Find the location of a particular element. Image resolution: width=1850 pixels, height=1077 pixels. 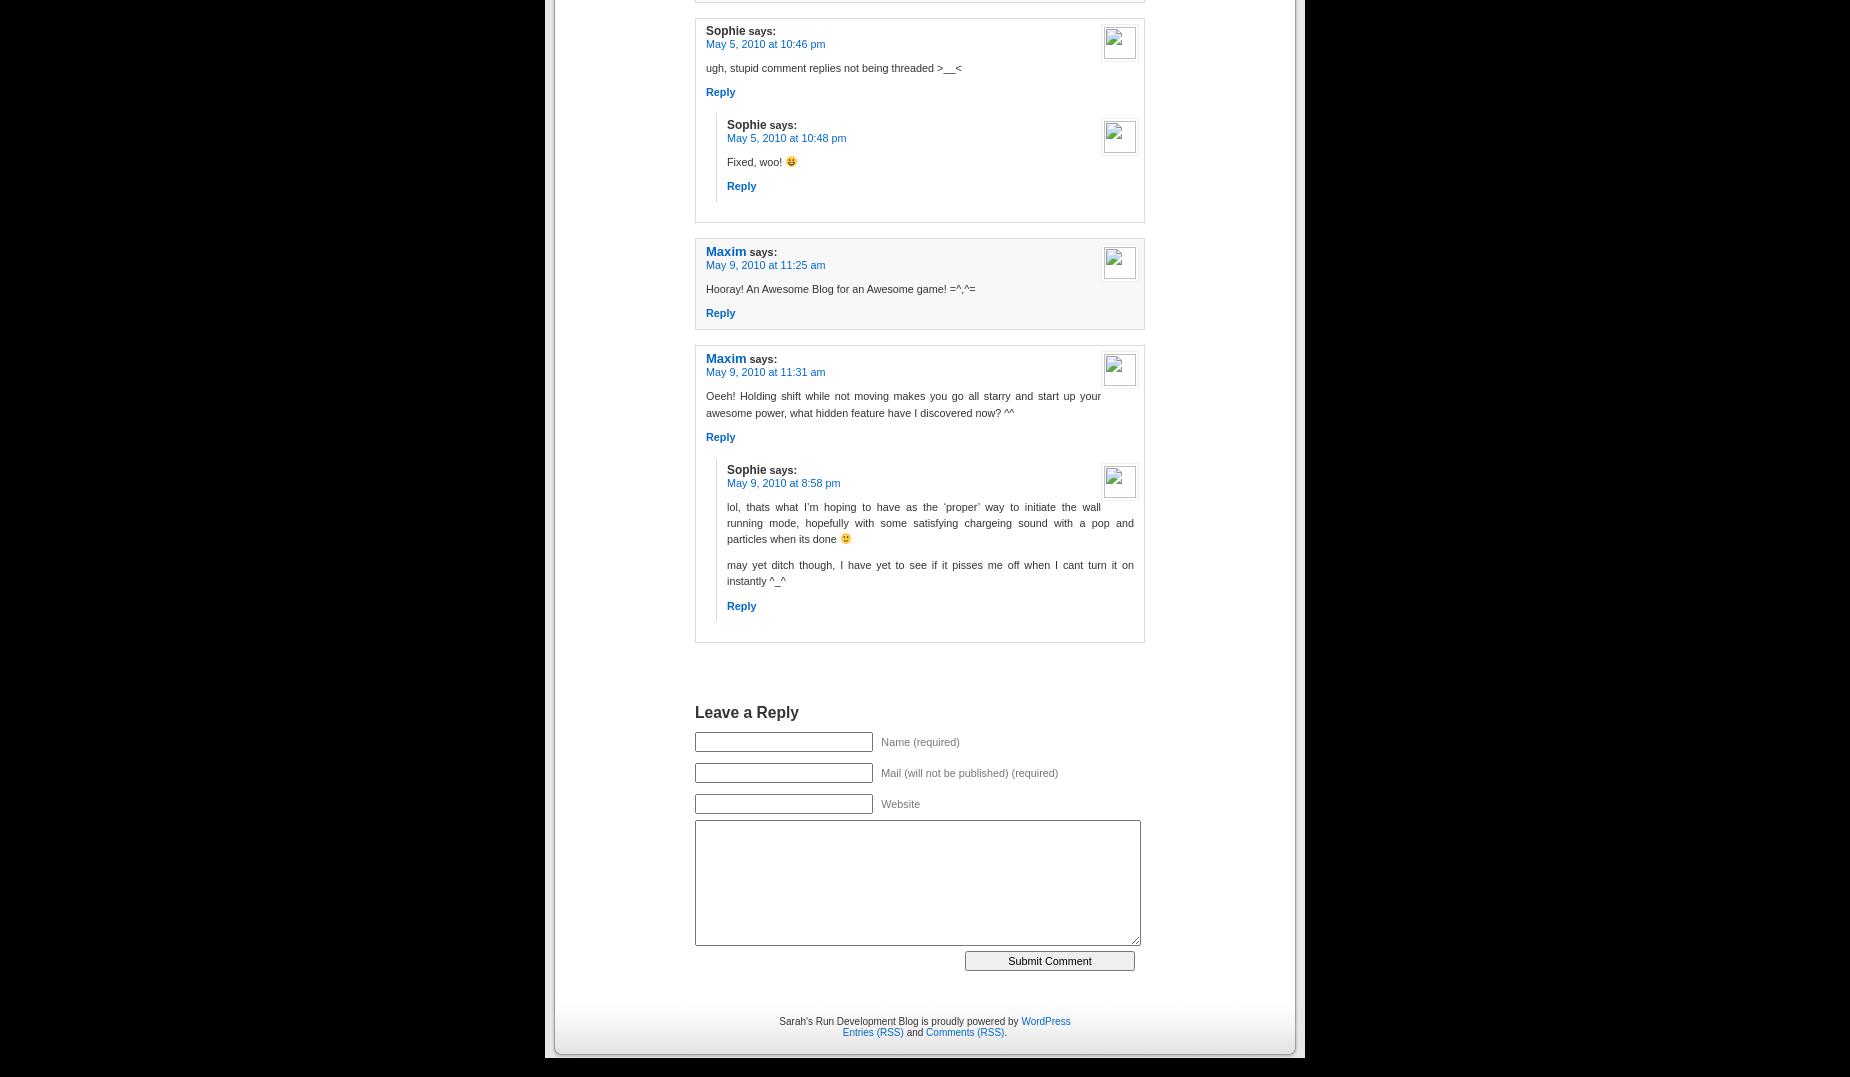

'.' is located at coordinates (1004, 1030).